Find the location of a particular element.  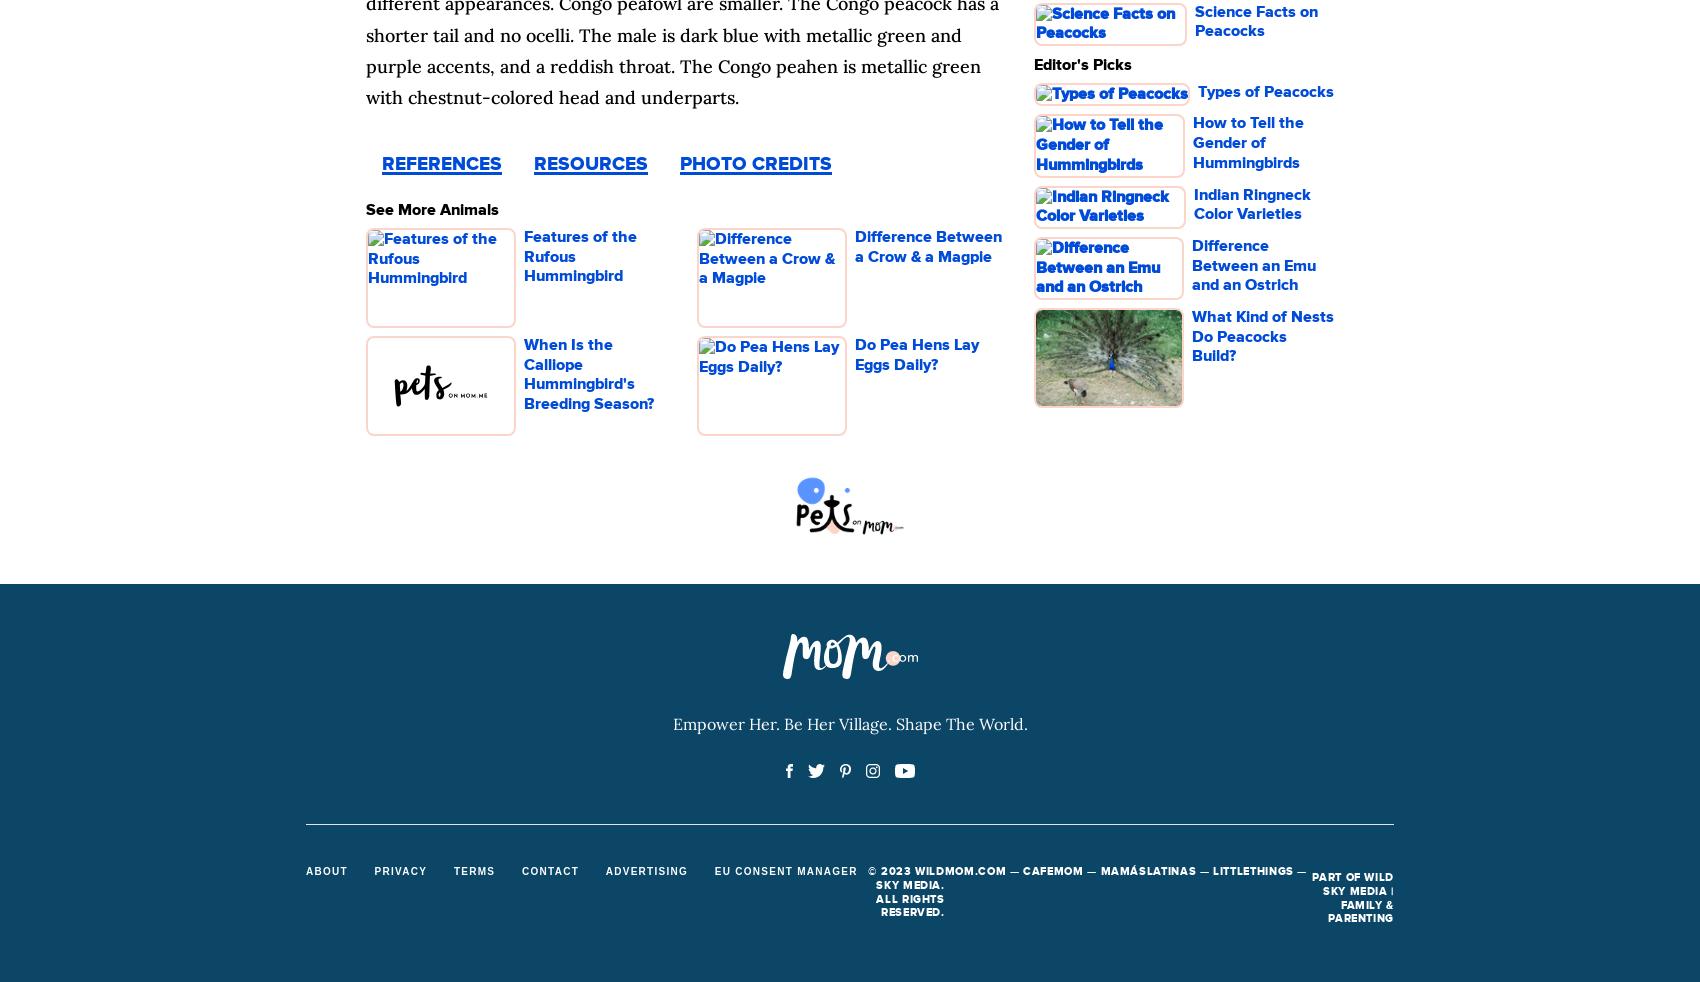

'About' is located at coordinates (306, 870).